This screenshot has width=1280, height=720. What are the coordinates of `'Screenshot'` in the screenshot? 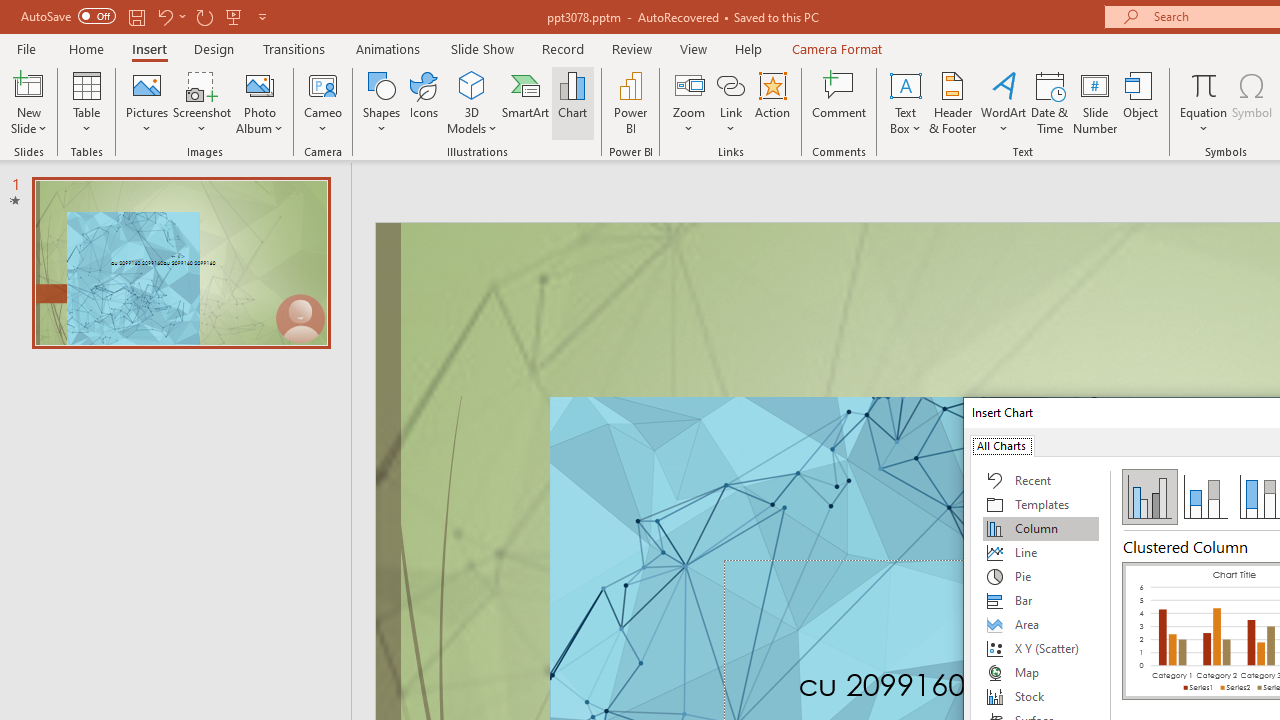 It's located at (202, 103).